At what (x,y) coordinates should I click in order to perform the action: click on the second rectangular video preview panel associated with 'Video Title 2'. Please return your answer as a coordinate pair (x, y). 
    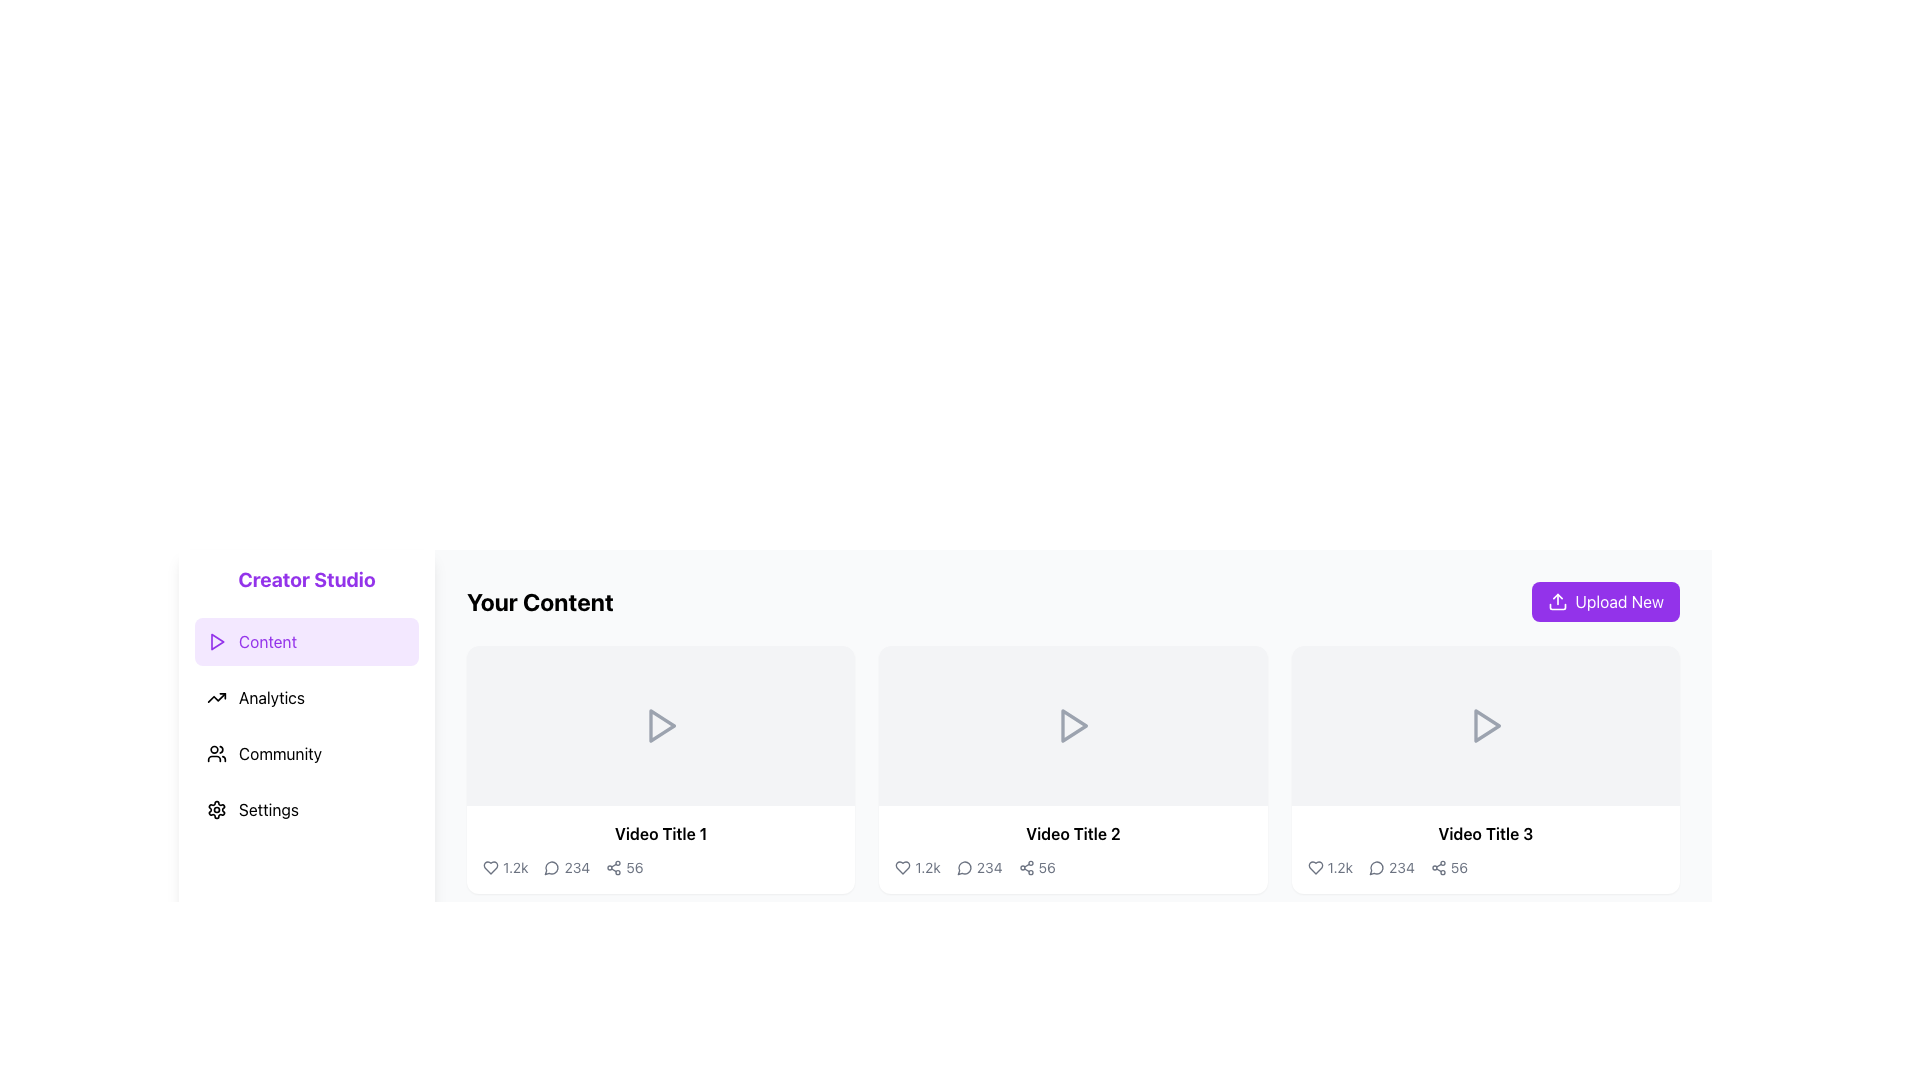
    Looking at the image, I should click on (1072, 725).